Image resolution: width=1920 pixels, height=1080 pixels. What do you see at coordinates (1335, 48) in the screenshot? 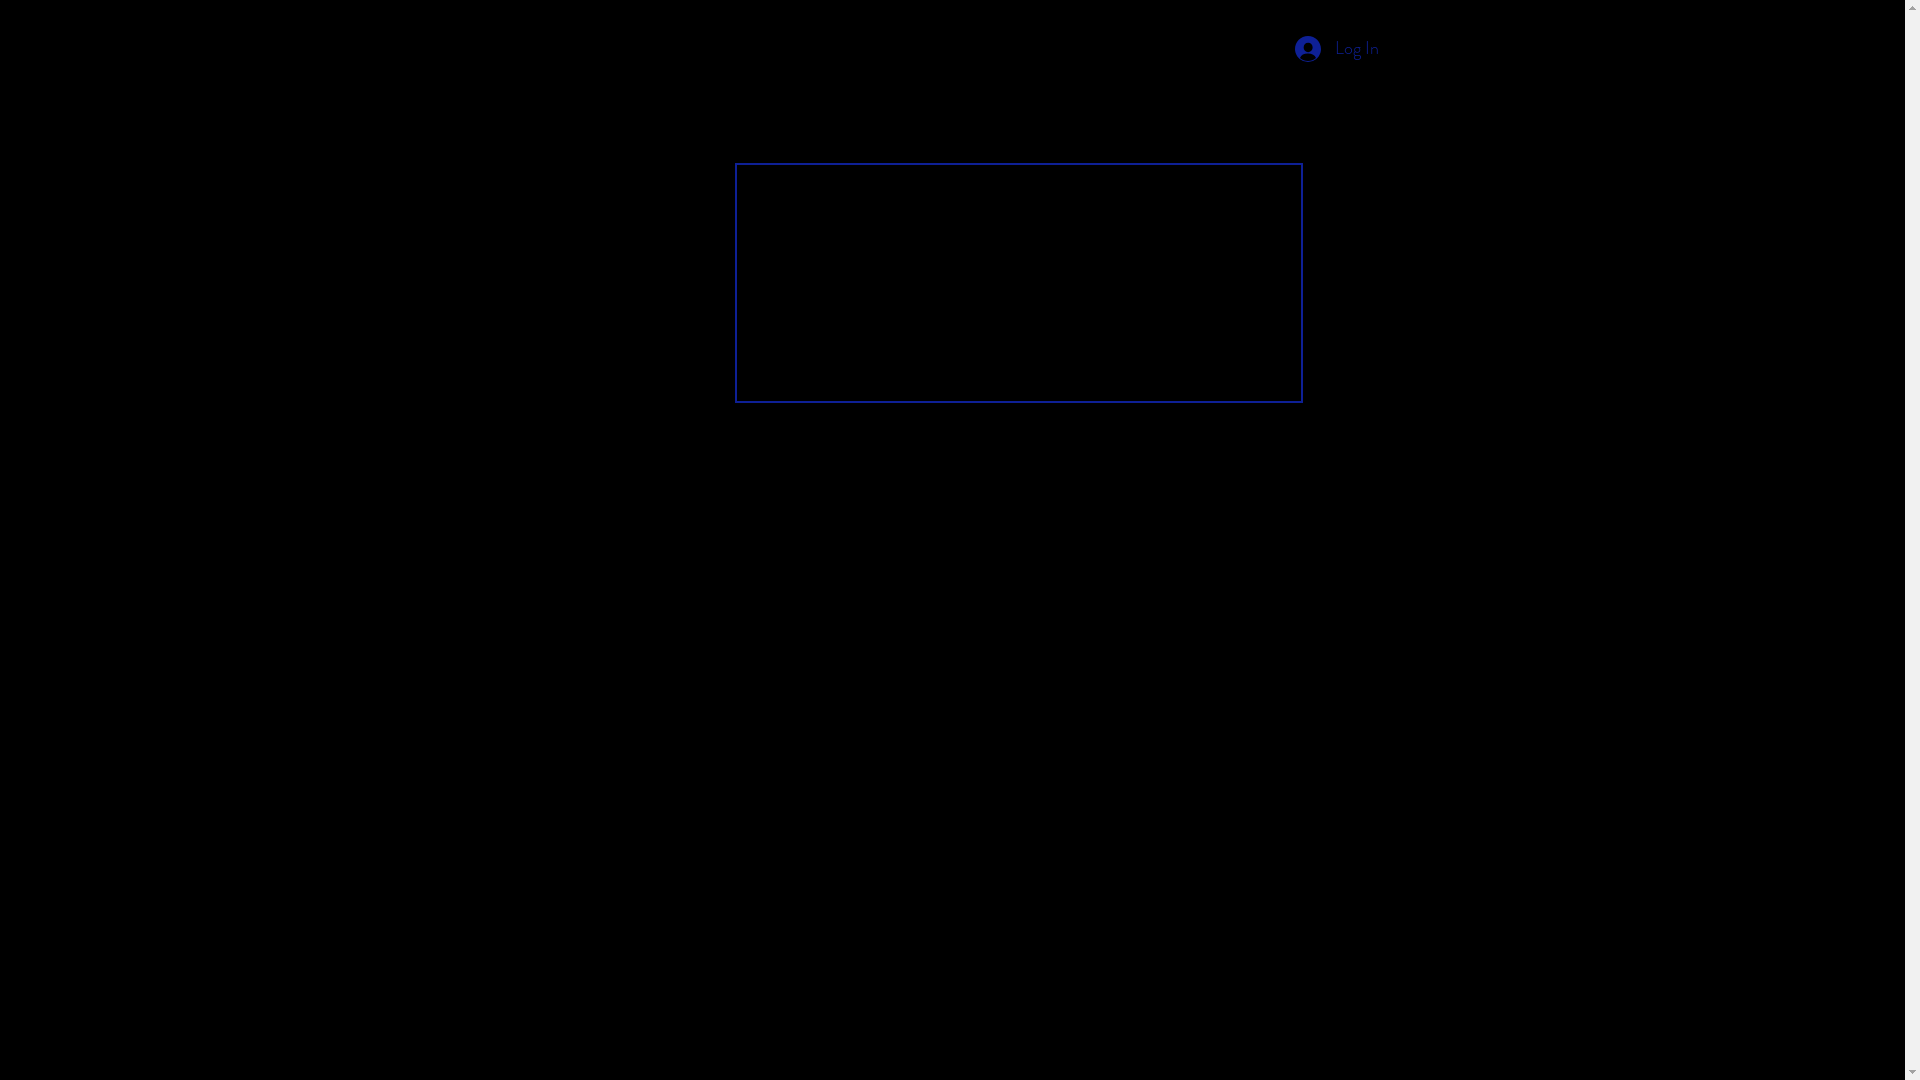
I see `'Log In'` at bounding box center [1335, 48].